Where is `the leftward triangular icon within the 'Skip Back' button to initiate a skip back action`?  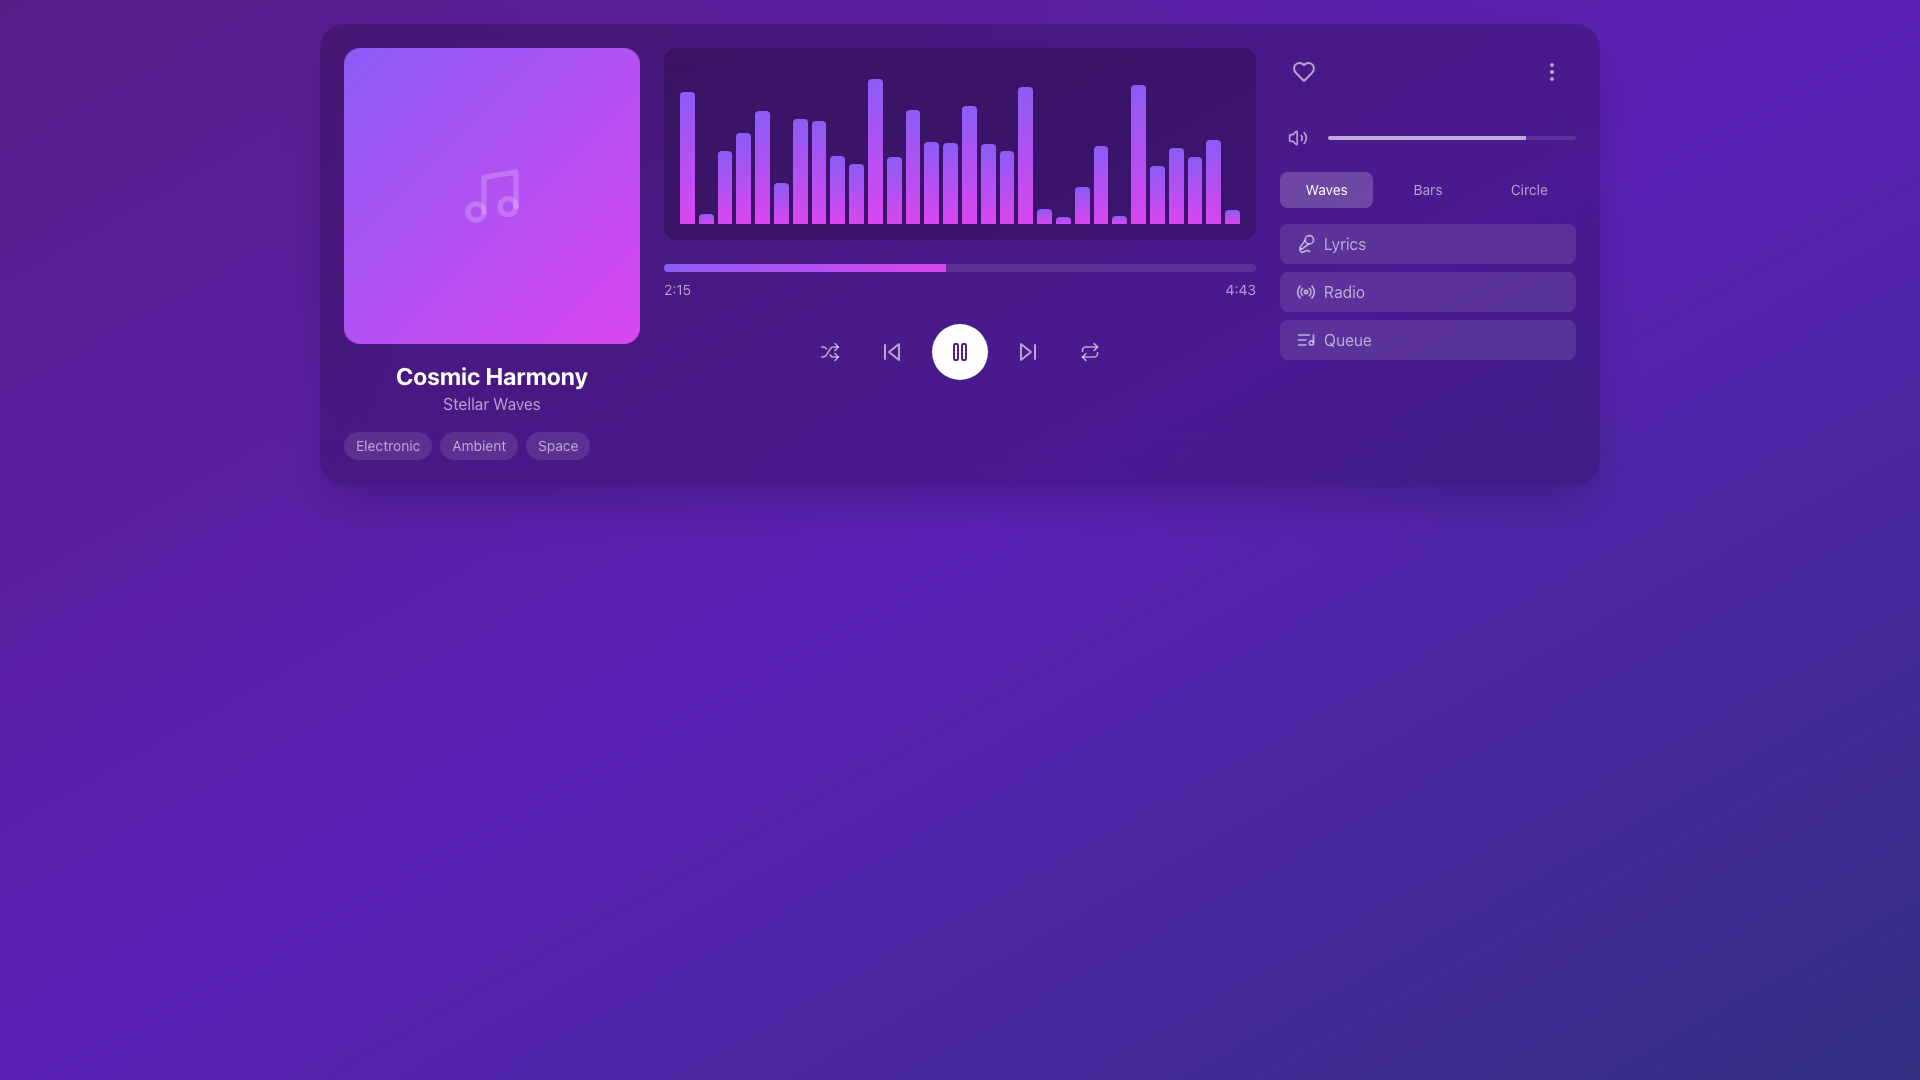 the leftward triangular icon within the 'Skip Back' button to initiate a skip back action is located at coordinates (892, 350).